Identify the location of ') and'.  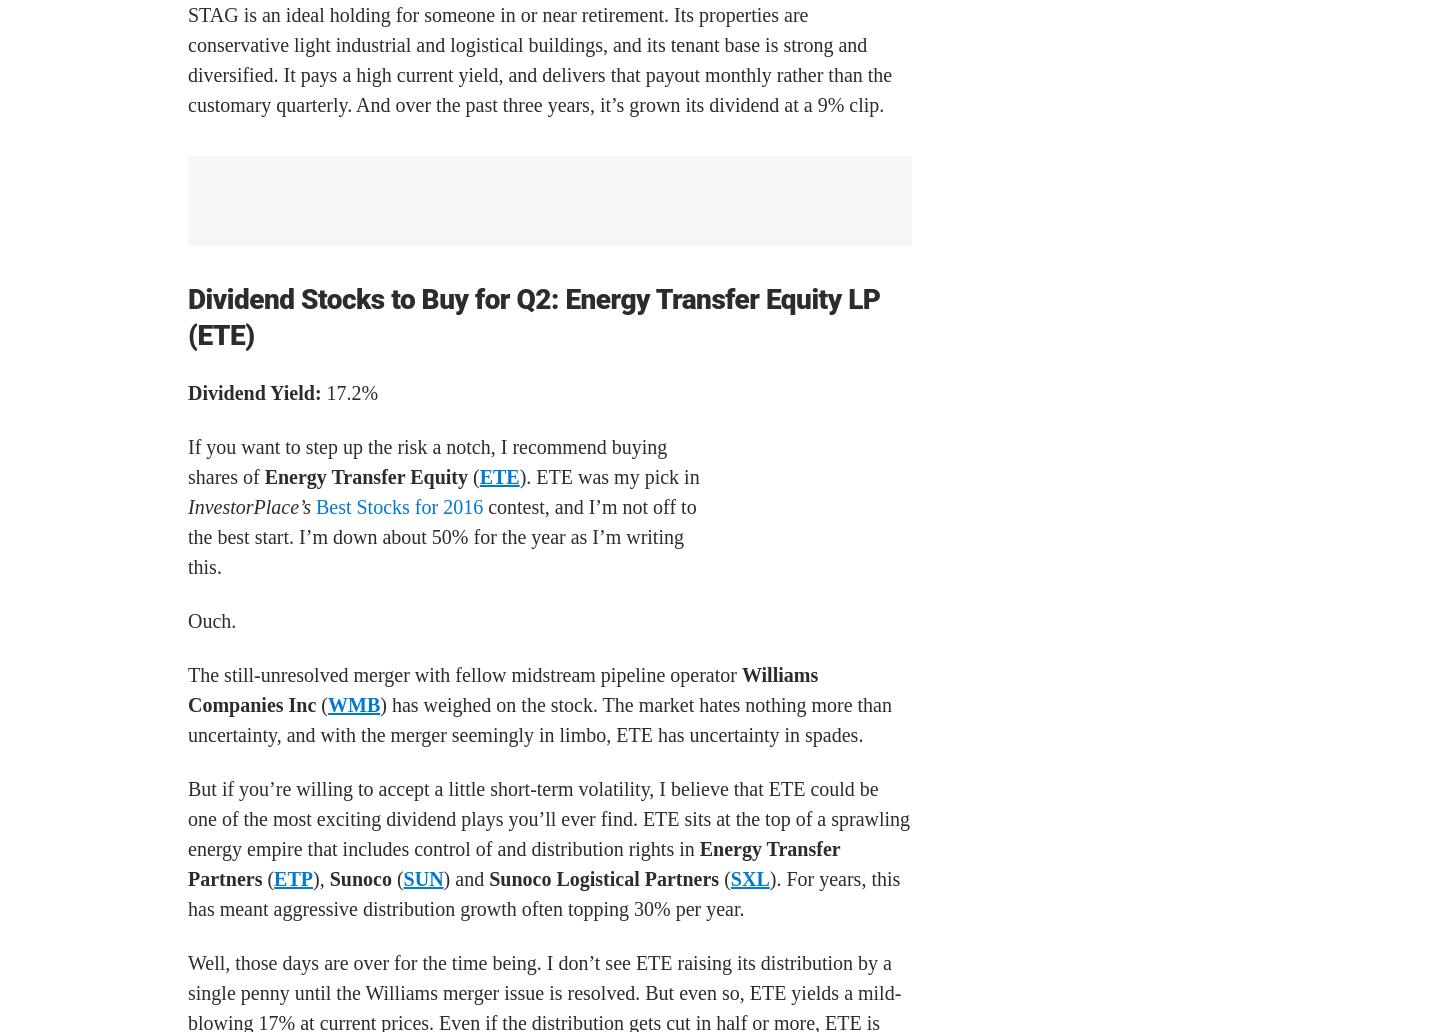
(465, 878).